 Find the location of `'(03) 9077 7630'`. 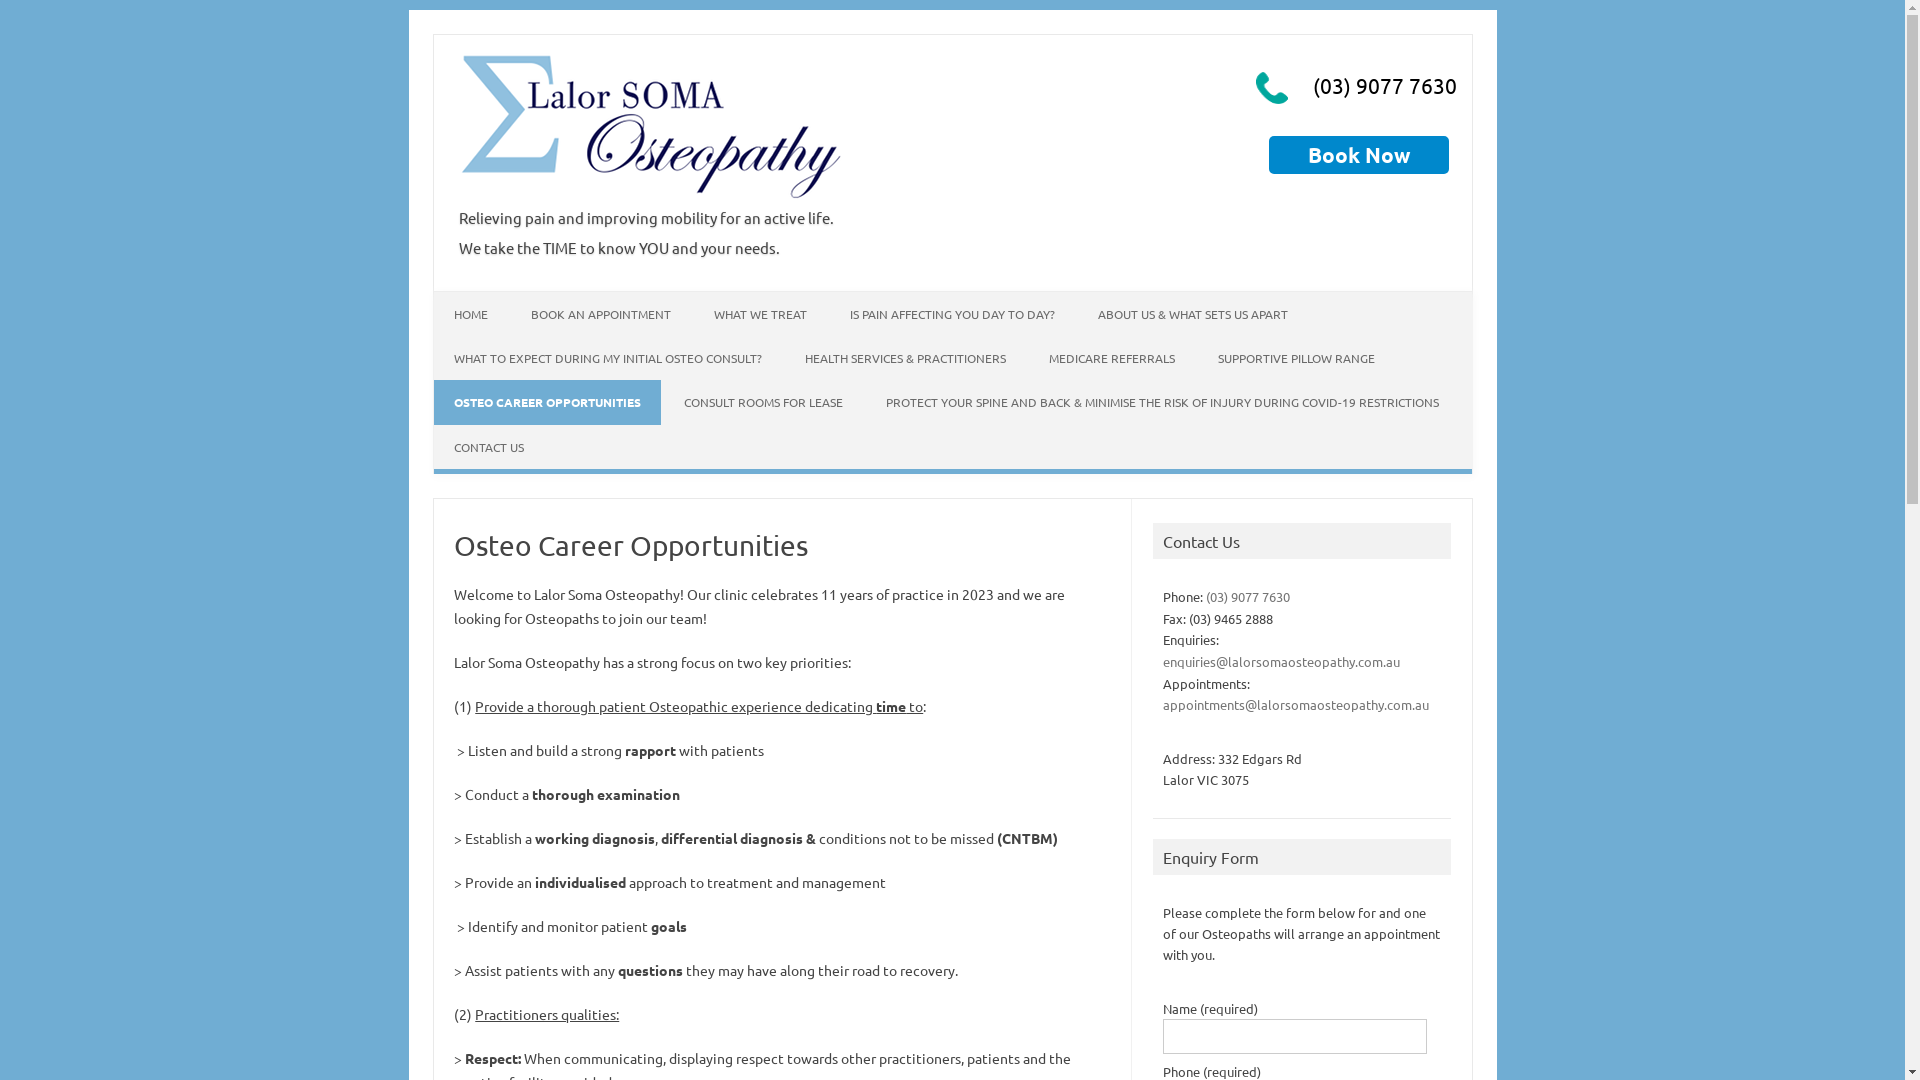

'(03) 9077 7630' is located at coordinates (1308, 83).